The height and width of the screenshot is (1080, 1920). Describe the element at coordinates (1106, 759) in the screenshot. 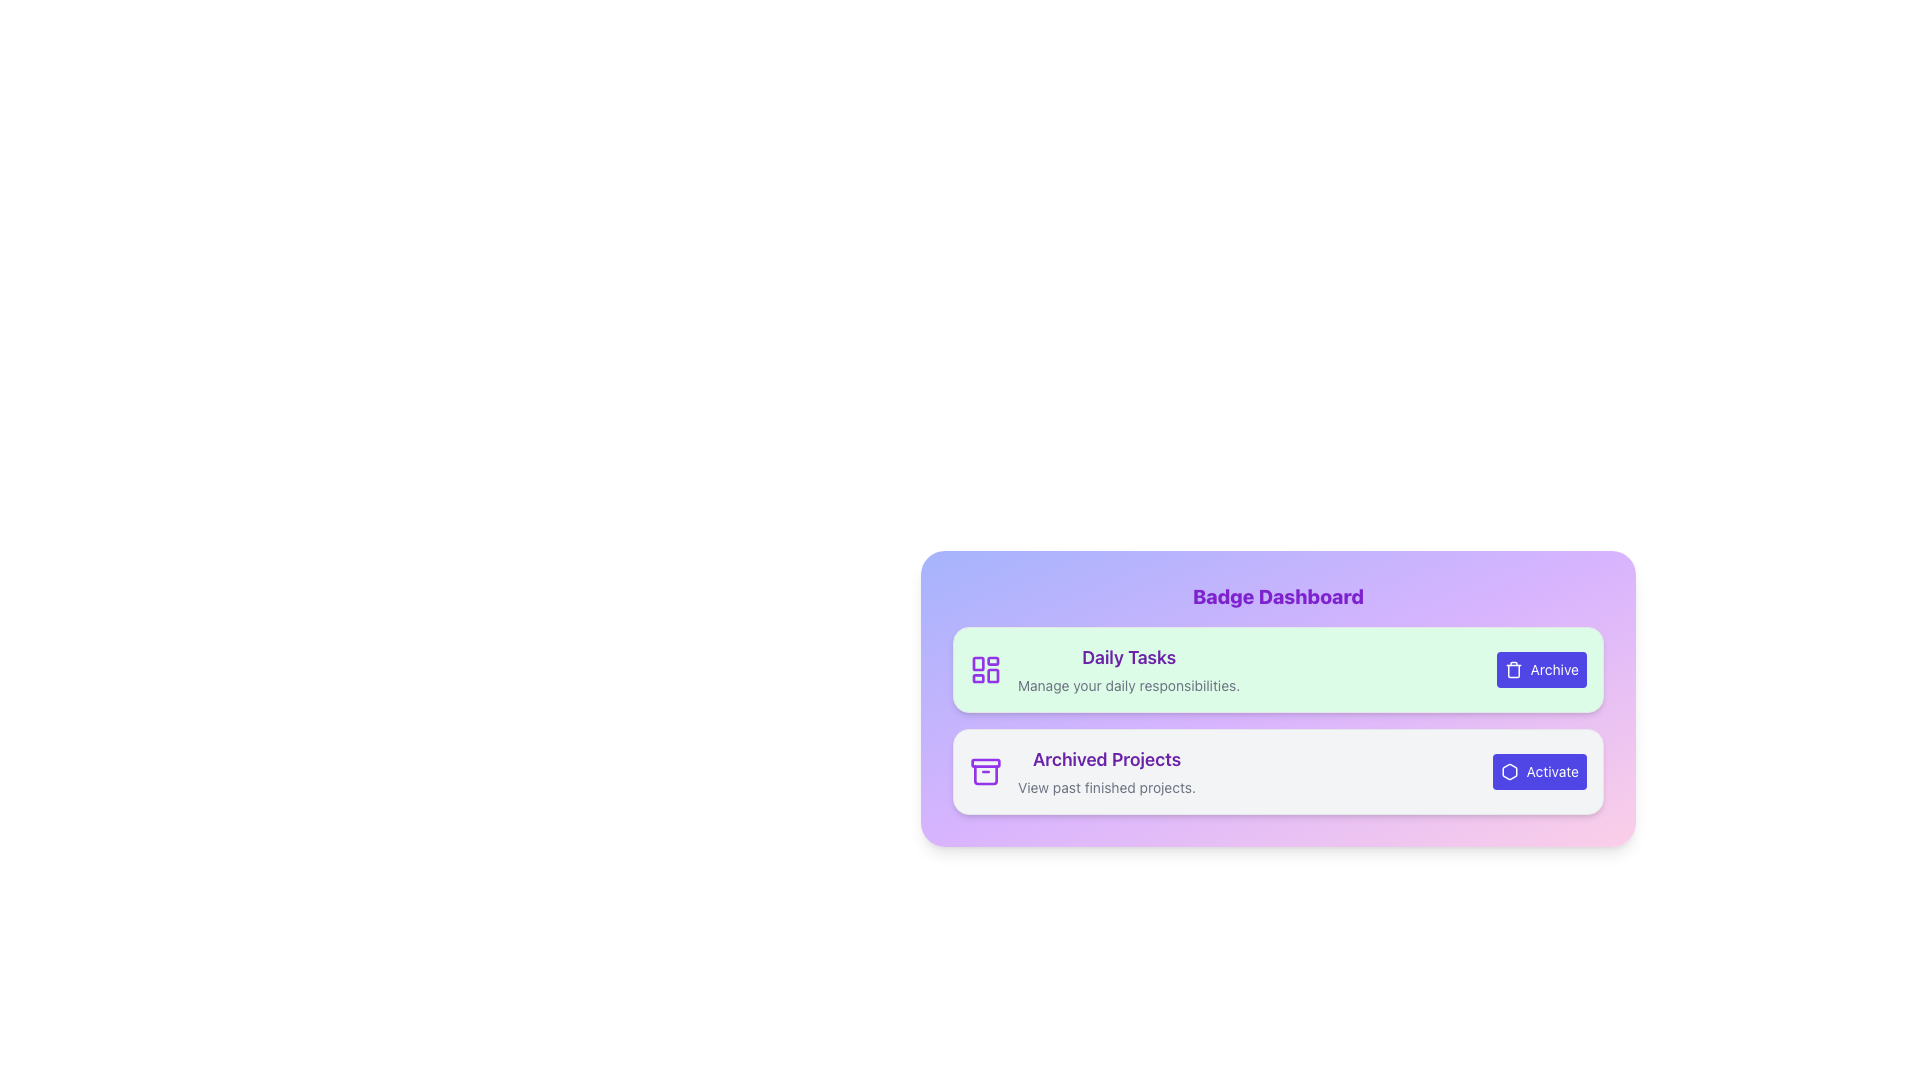

I see `header text 'Archived Projects' displayed in a large and bold purple font, located in the second card-like section of the dashboard layout, below 'Daily Tasks'` at that location.